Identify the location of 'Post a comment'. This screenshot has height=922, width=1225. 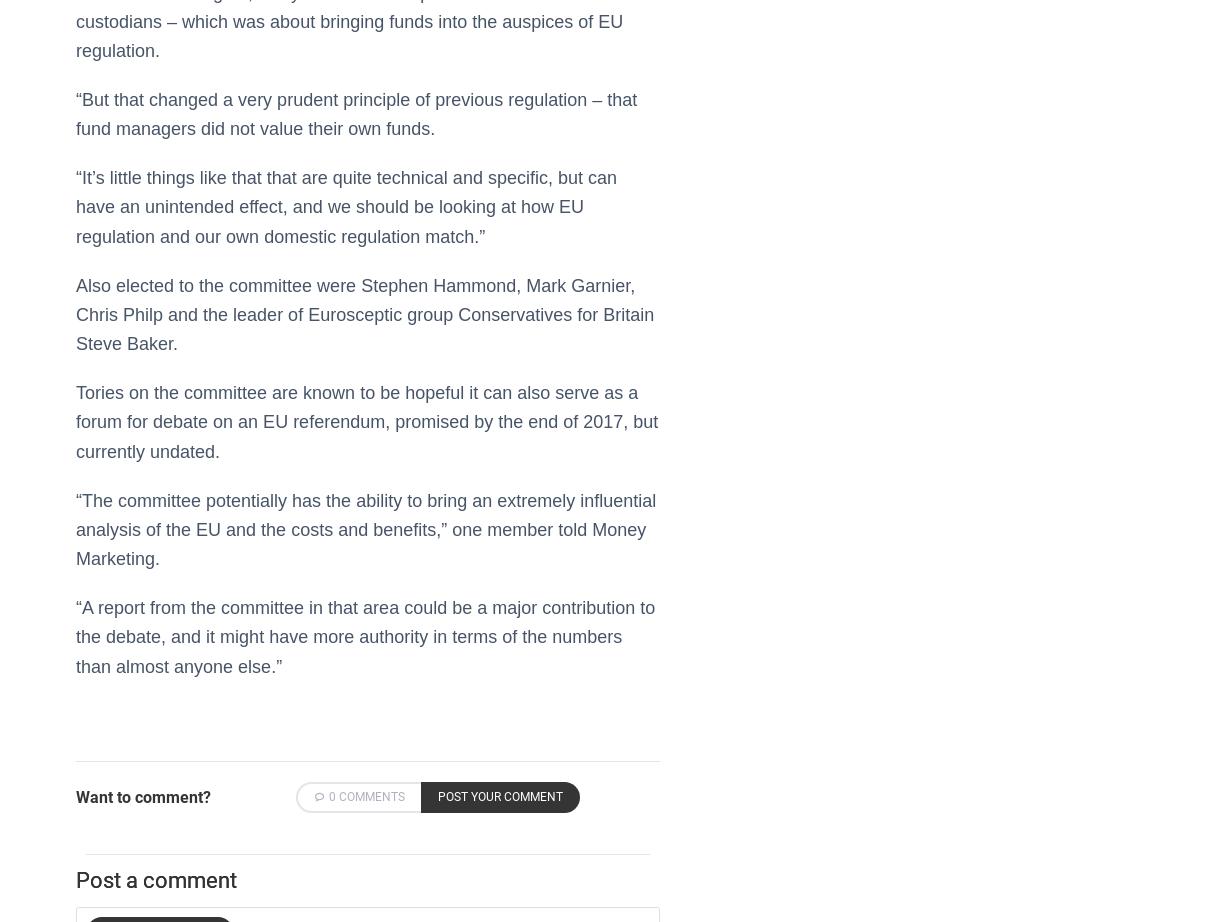
(155, 878).